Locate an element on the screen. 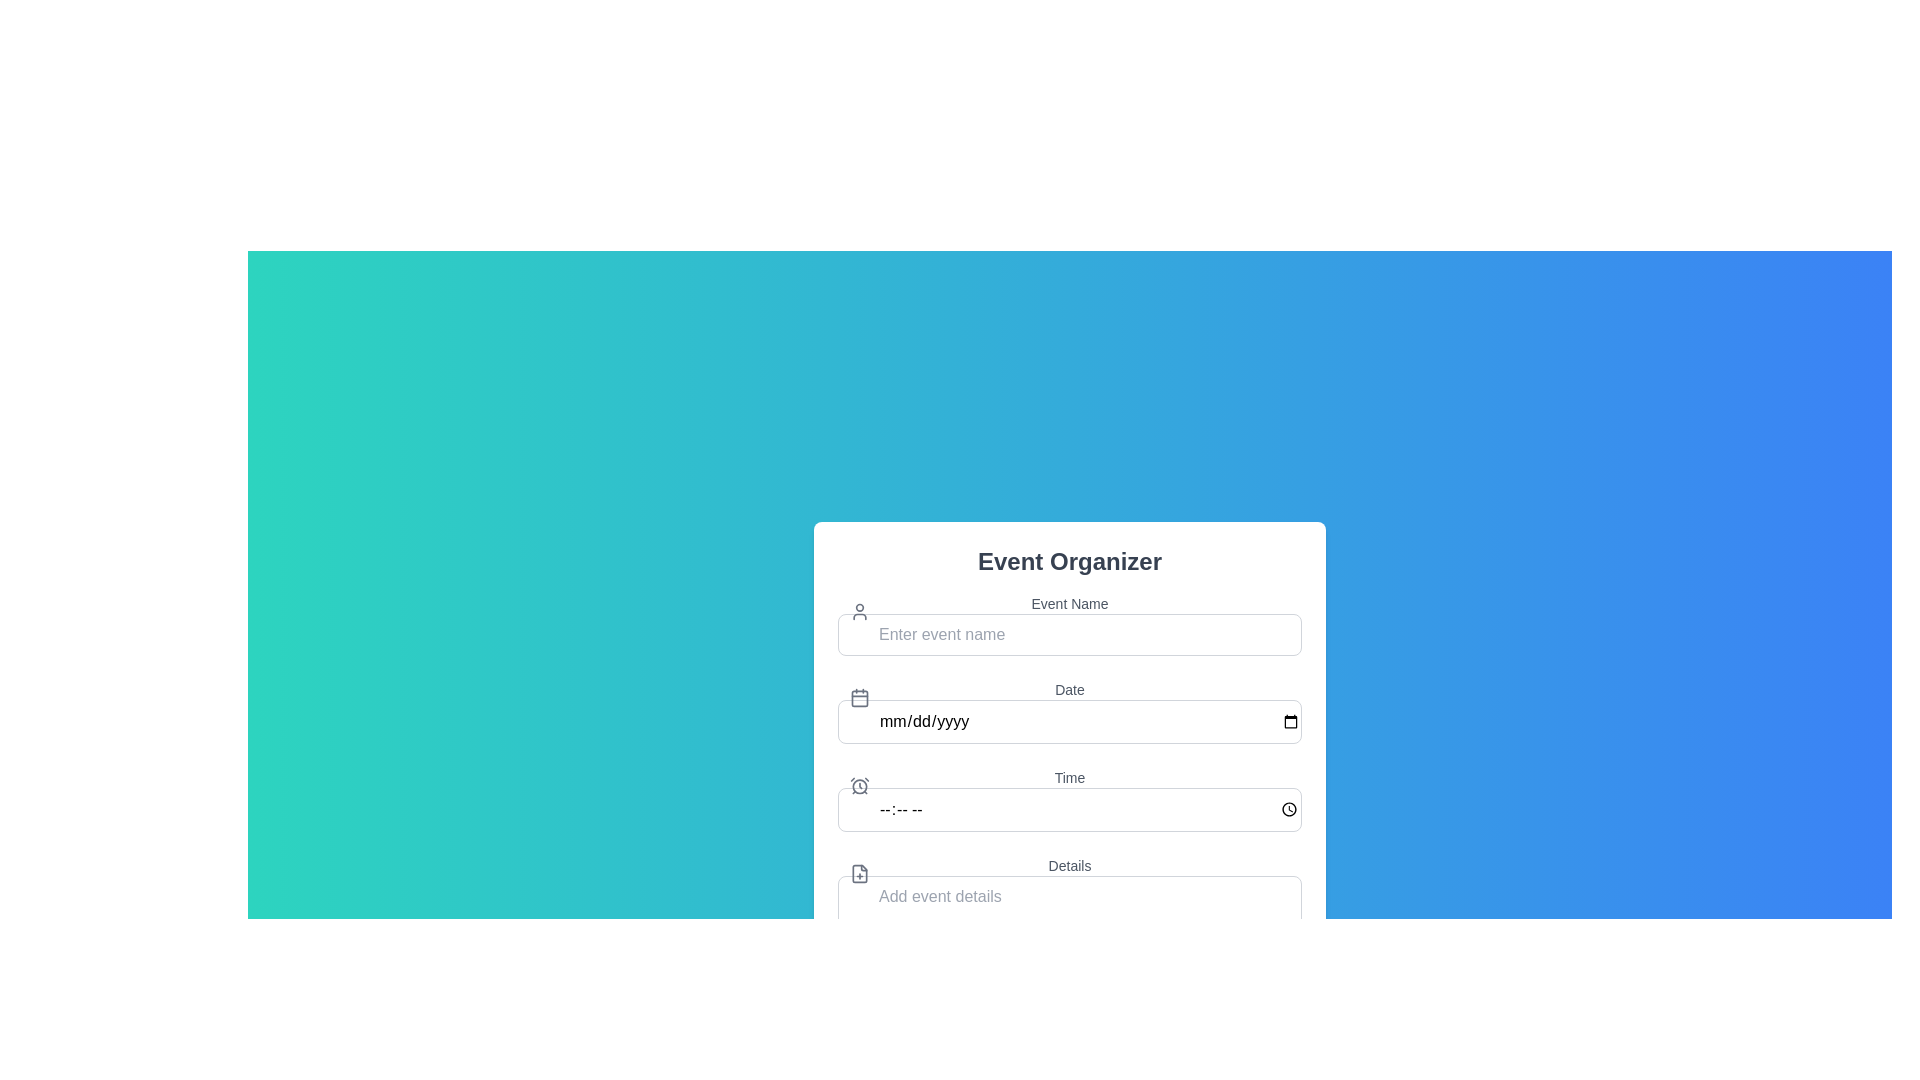 The image size is (1920, 1080). the calendar icon, which is a recognizable square design with two small vertical lines at the top and a grid-like bottom half, located to the left of the 'Date' input field labeled 'mm/dd/yyyy' is located at coordinates (859, 696).